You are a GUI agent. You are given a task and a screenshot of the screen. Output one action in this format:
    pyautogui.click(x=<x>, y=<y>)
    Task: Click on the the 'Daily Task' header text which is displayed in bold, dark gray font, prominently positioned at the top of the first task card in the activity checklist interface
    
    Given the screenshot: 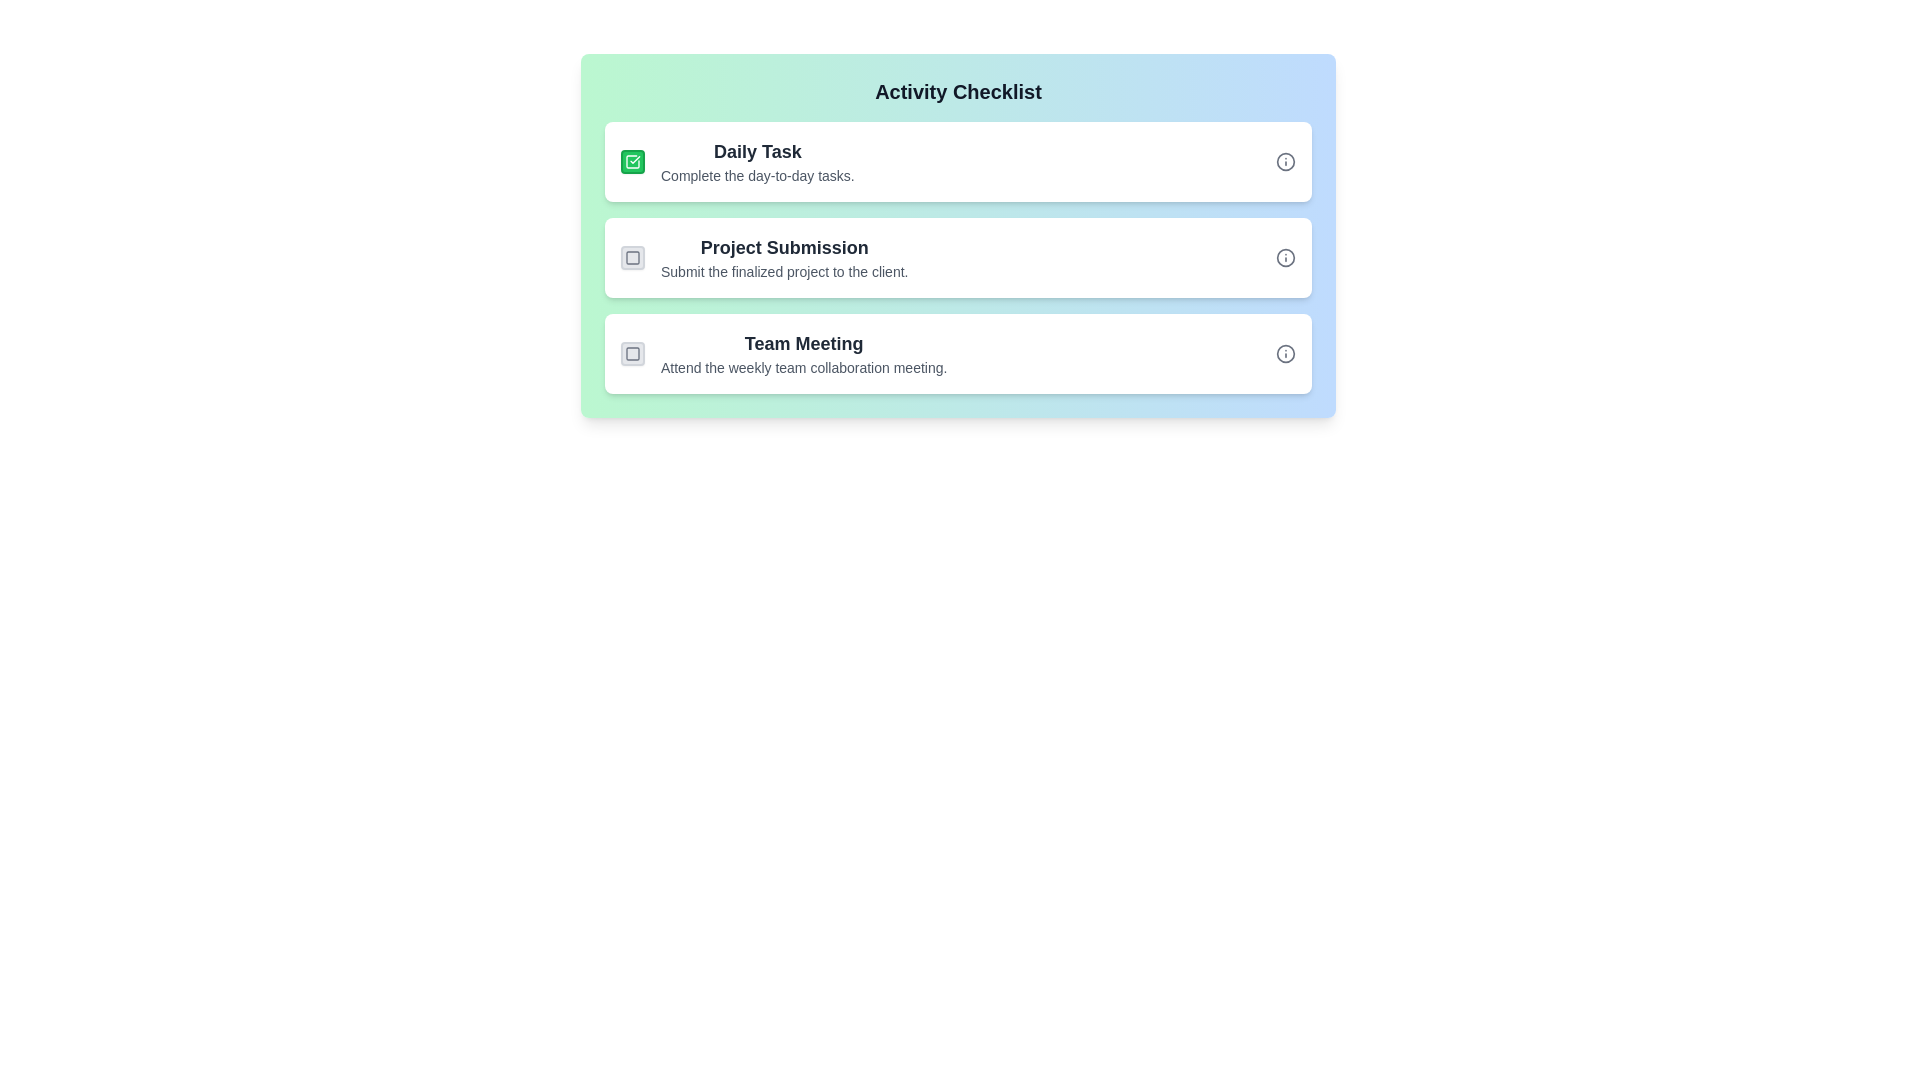 What is the action you would take?
    pyautogui.click(x=756, y=150)
    